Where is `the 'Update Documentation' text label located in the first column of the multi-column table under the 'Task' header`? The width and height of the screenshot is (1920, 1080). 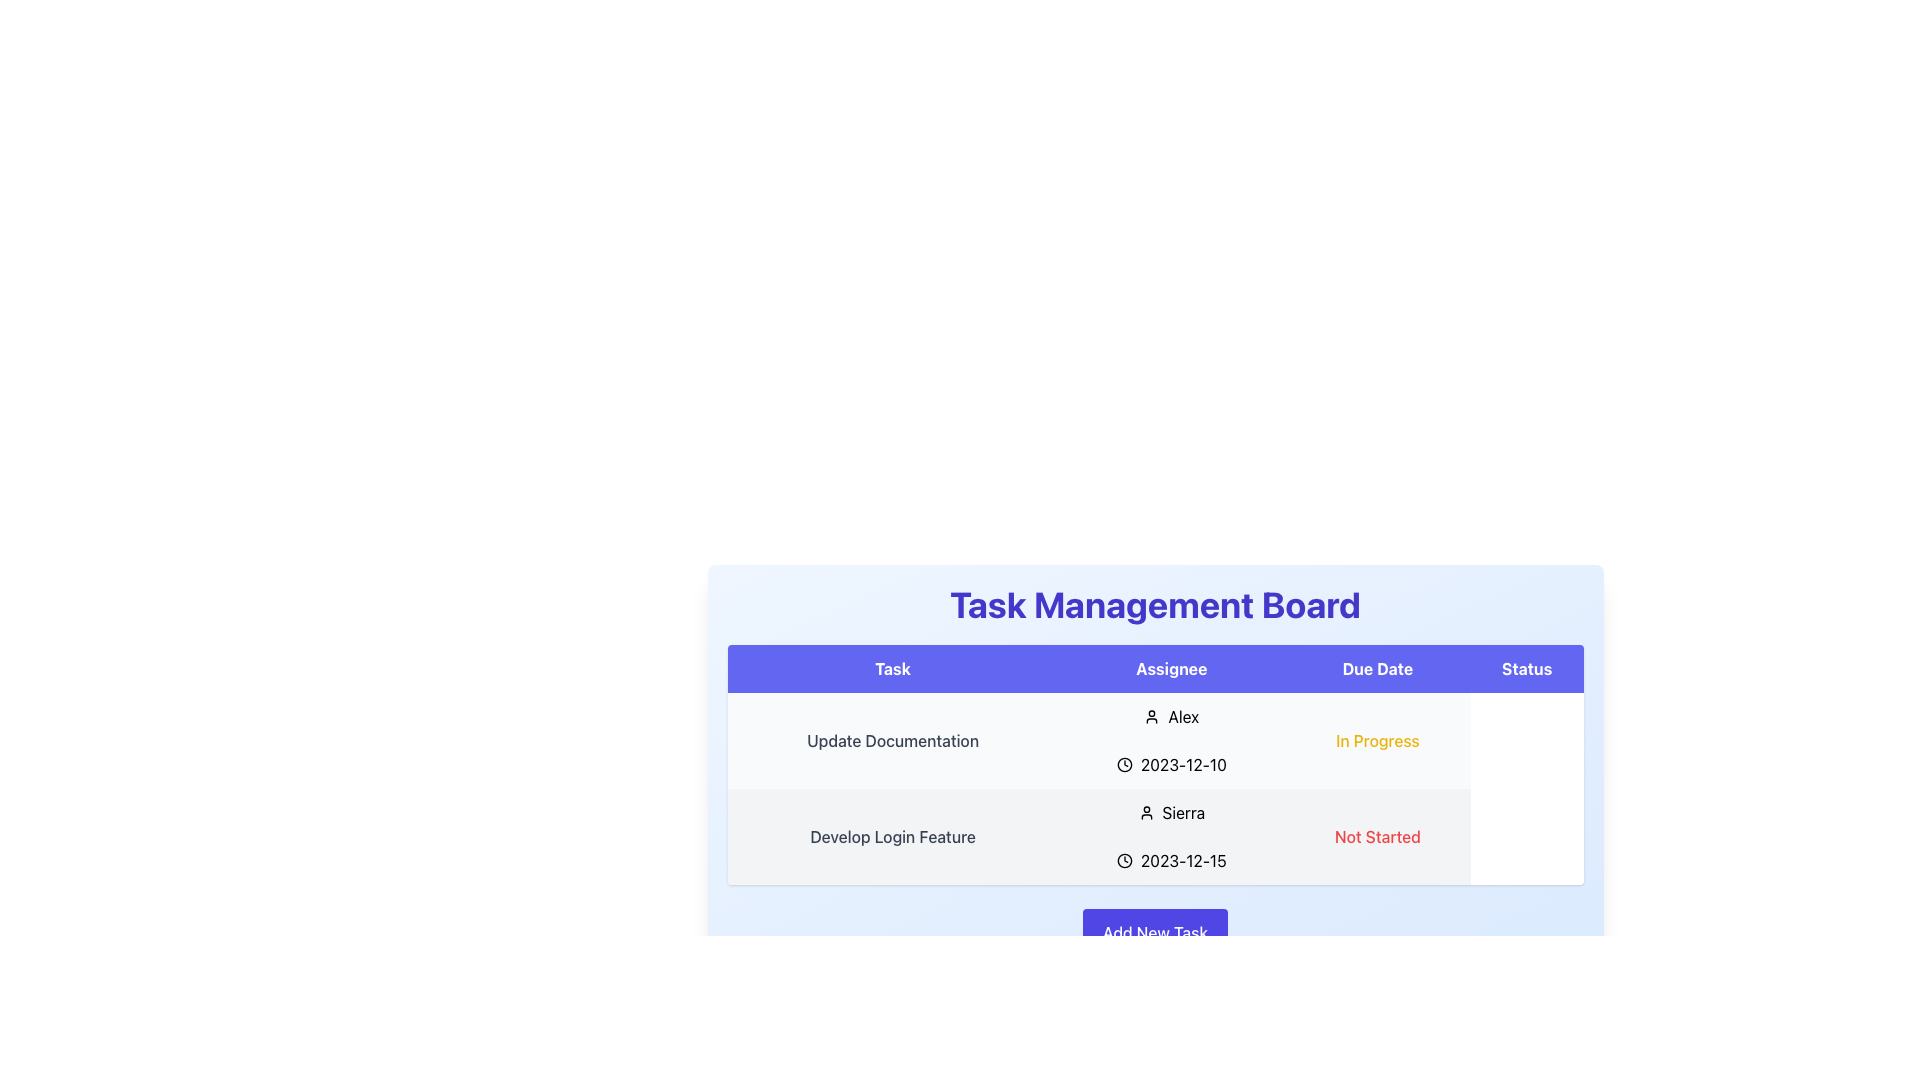
the 'Update Documentation' text label located in the first column of the multi-column table under the 'Task' header is located at coordinates (891, 740).